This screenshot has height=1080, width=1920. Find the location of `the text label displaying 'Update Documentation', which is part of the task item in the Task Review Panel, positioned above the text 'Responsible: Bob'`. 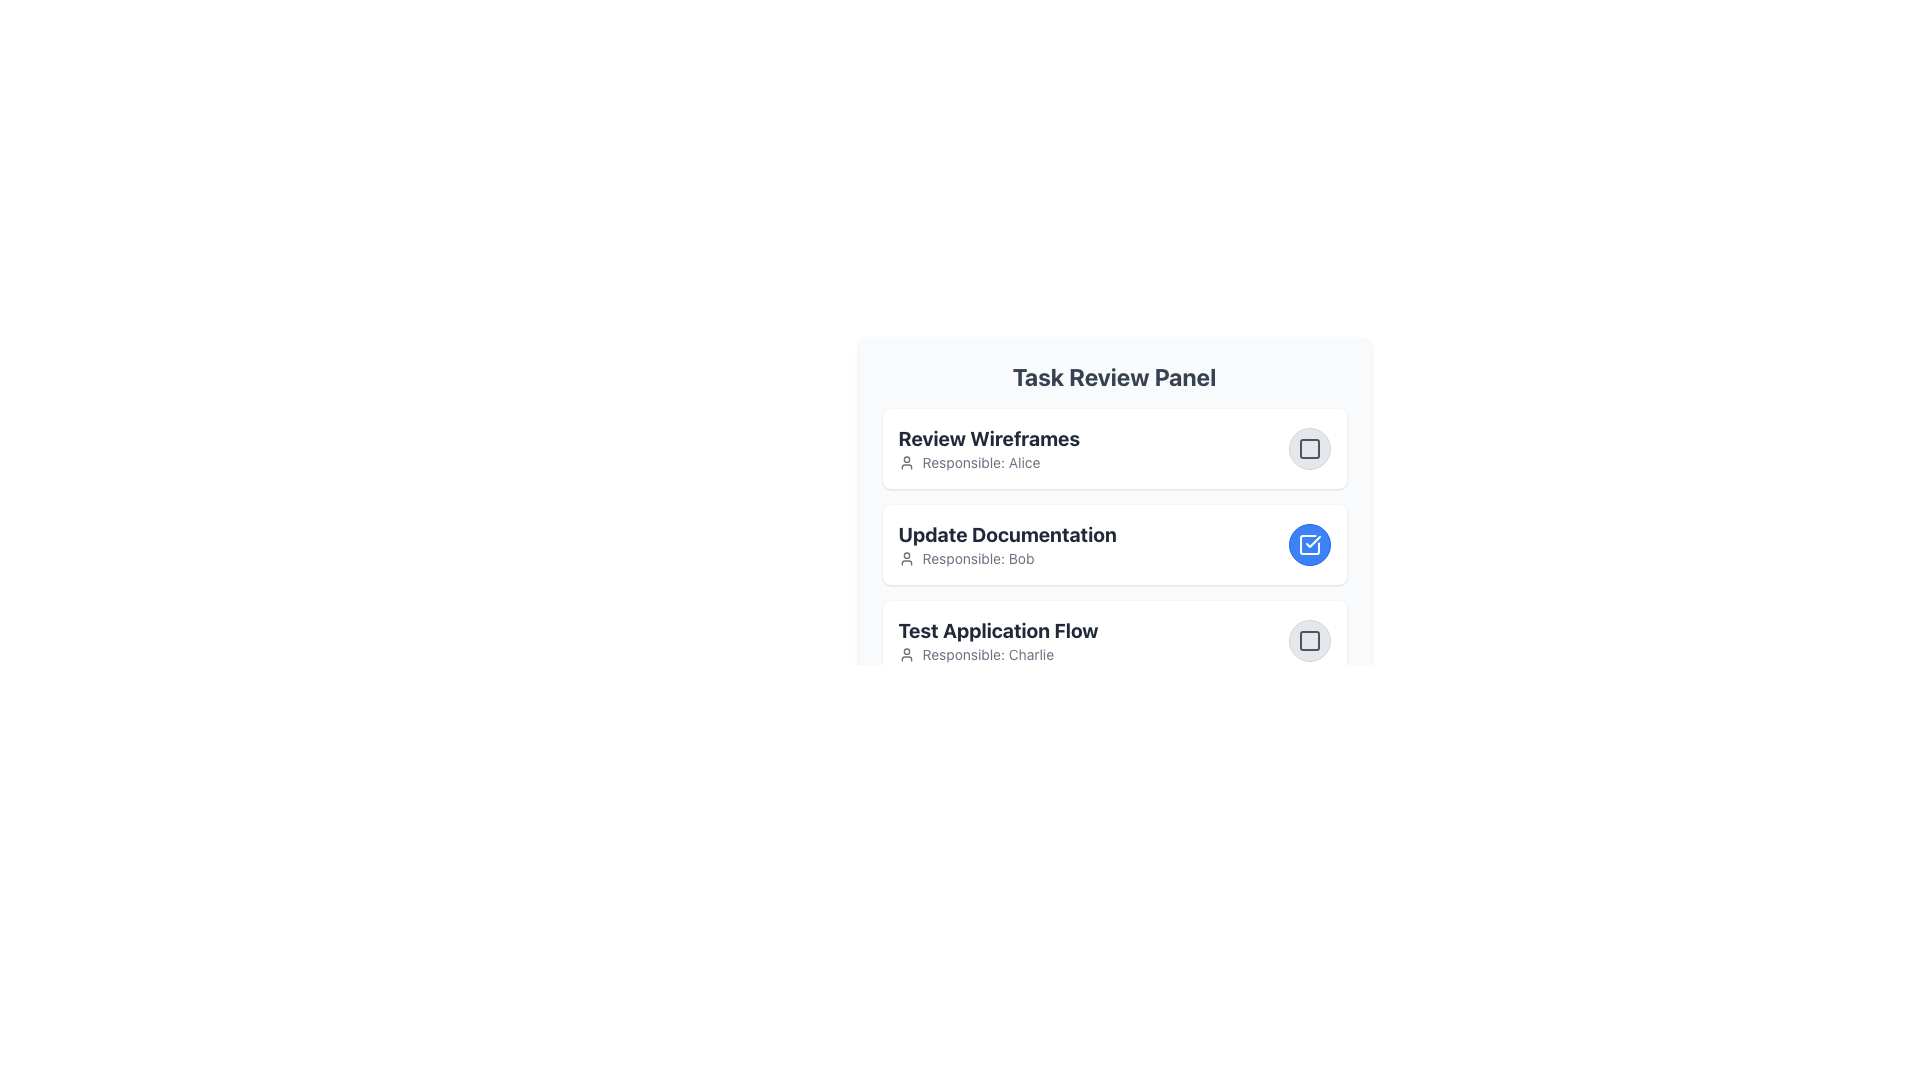

the text label displaying 'Update Documentation', which is part of the task item in the Task Review Panel, positioned above the text 'Responsible: Bob' is located at coordinates (1007, 534).